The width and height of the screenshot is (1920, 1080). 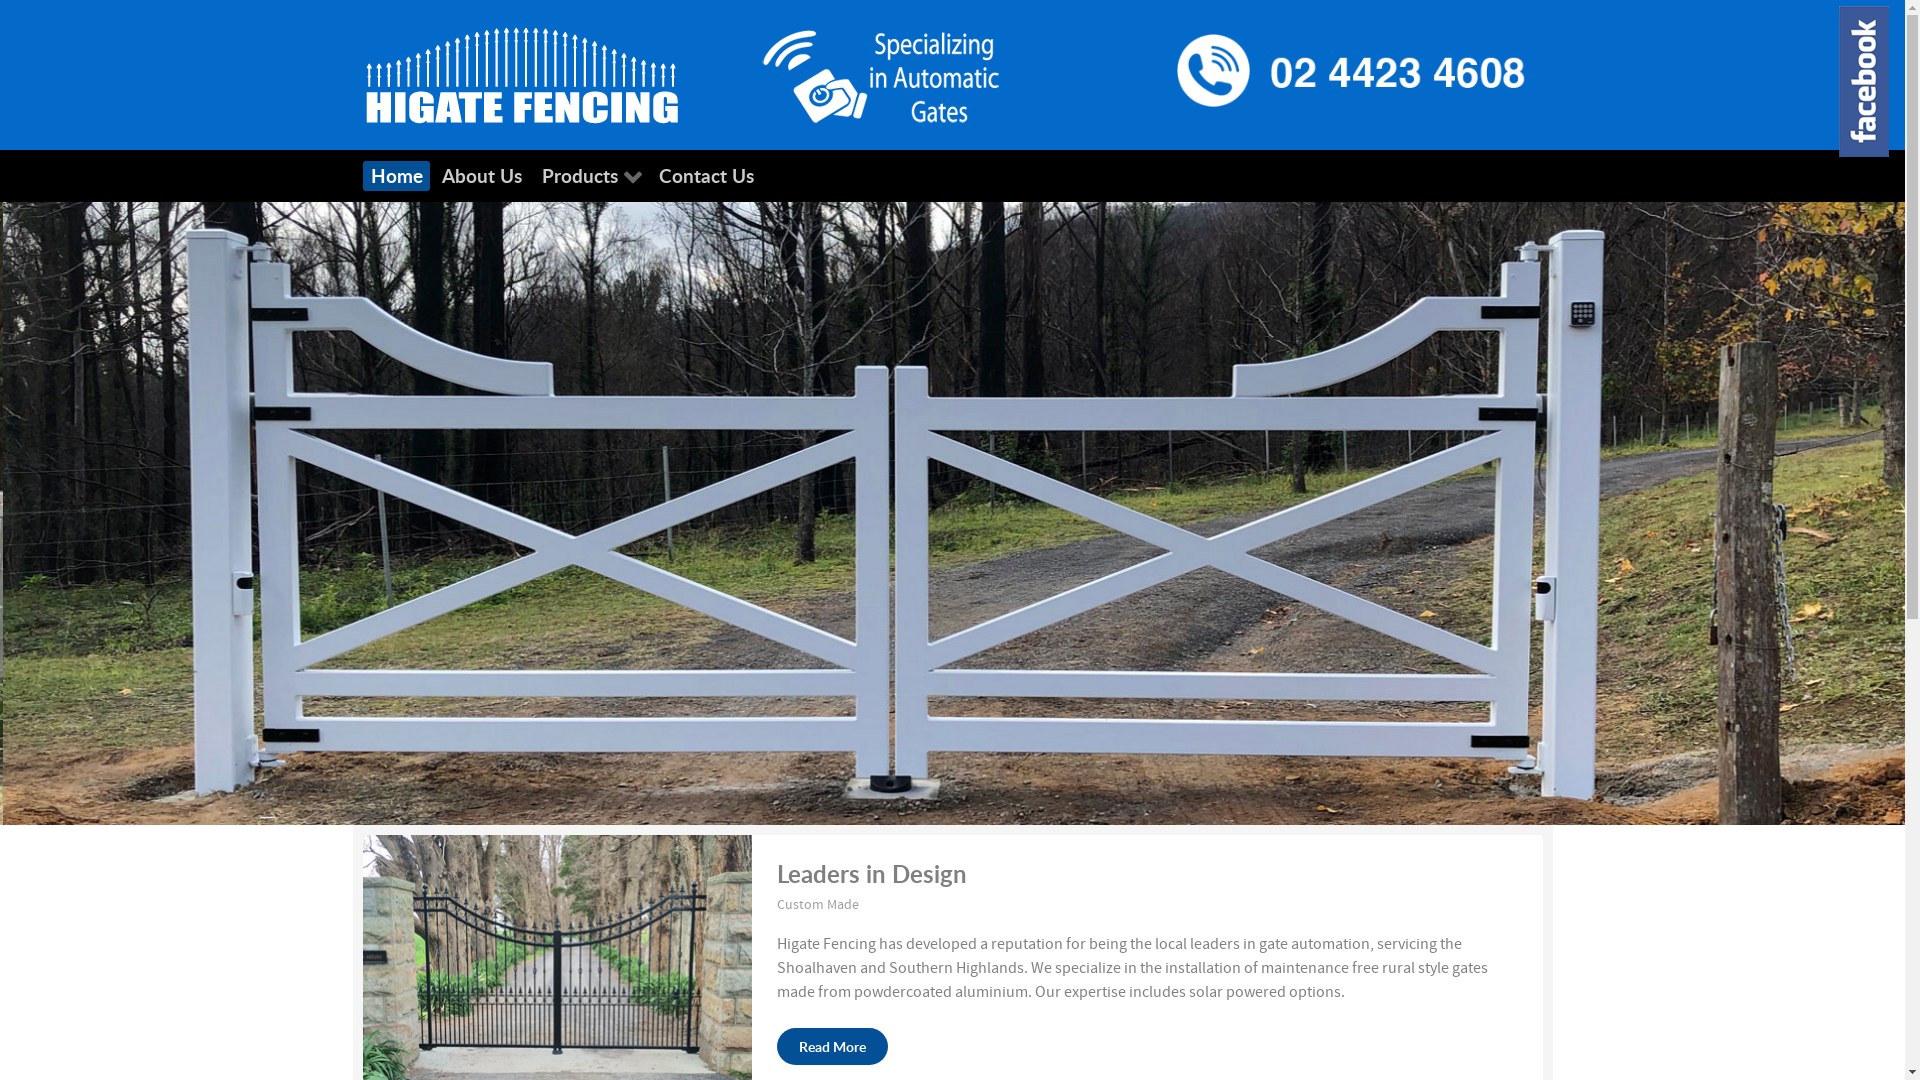 What do you see at coordinates (482, 175) in the screenshot?
I see `'About Us'` at bounding box center [482, 175].